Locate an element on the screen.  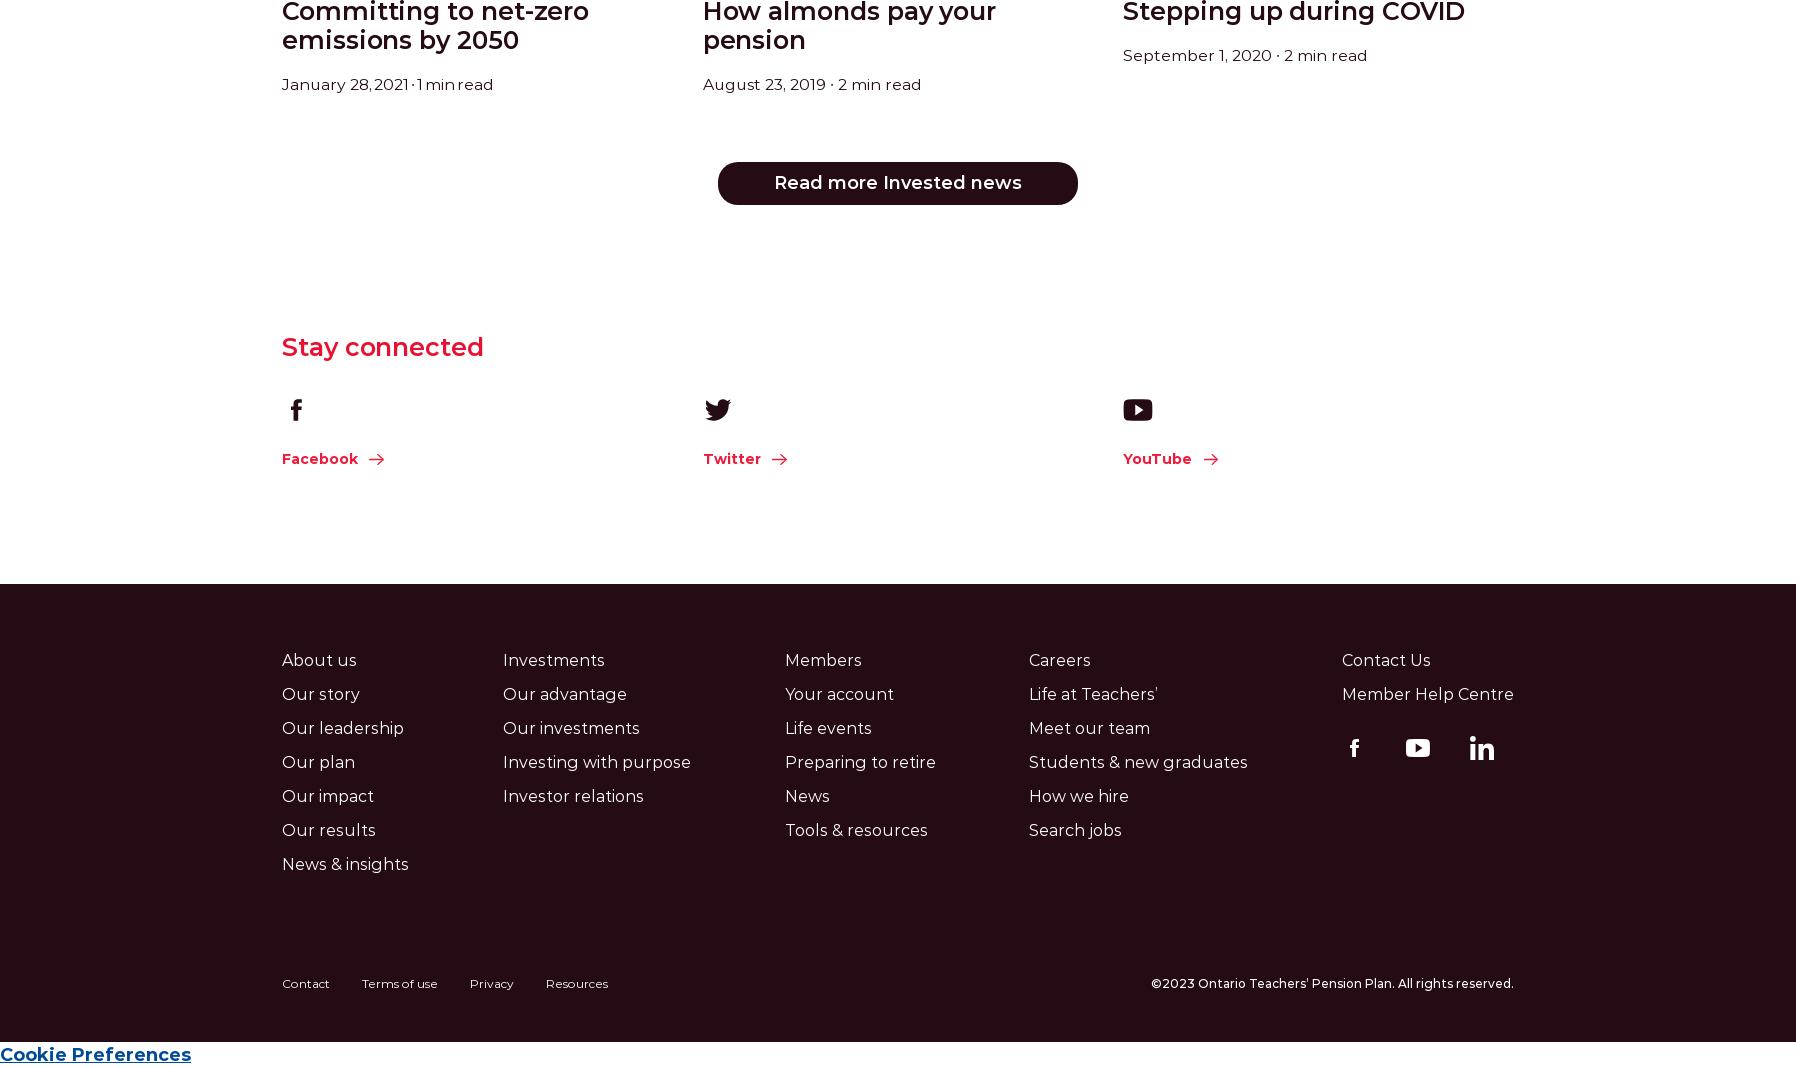
'Life events' is located at coordinates (827, 727).